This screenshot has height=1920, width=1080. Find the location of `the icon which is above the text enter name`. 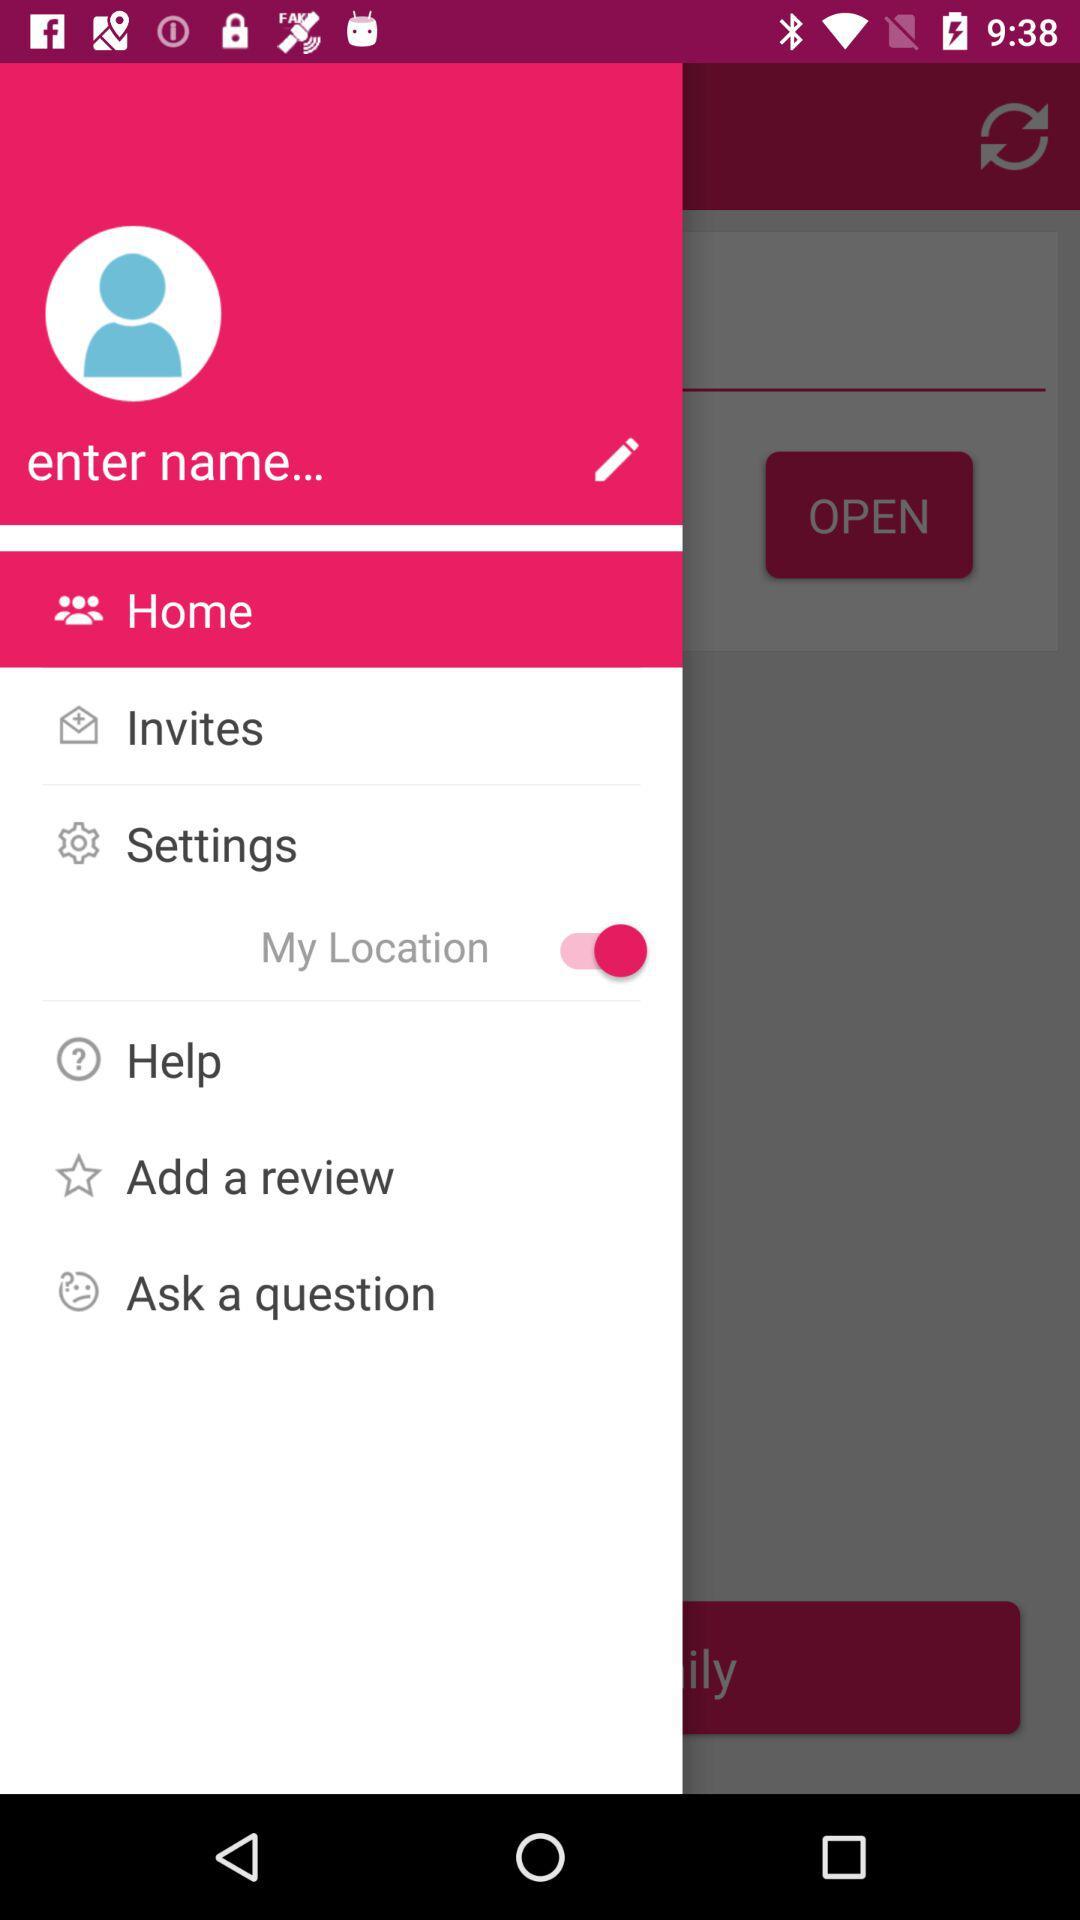

the icon which is above the text enter name is located at coordinates (134, 314).